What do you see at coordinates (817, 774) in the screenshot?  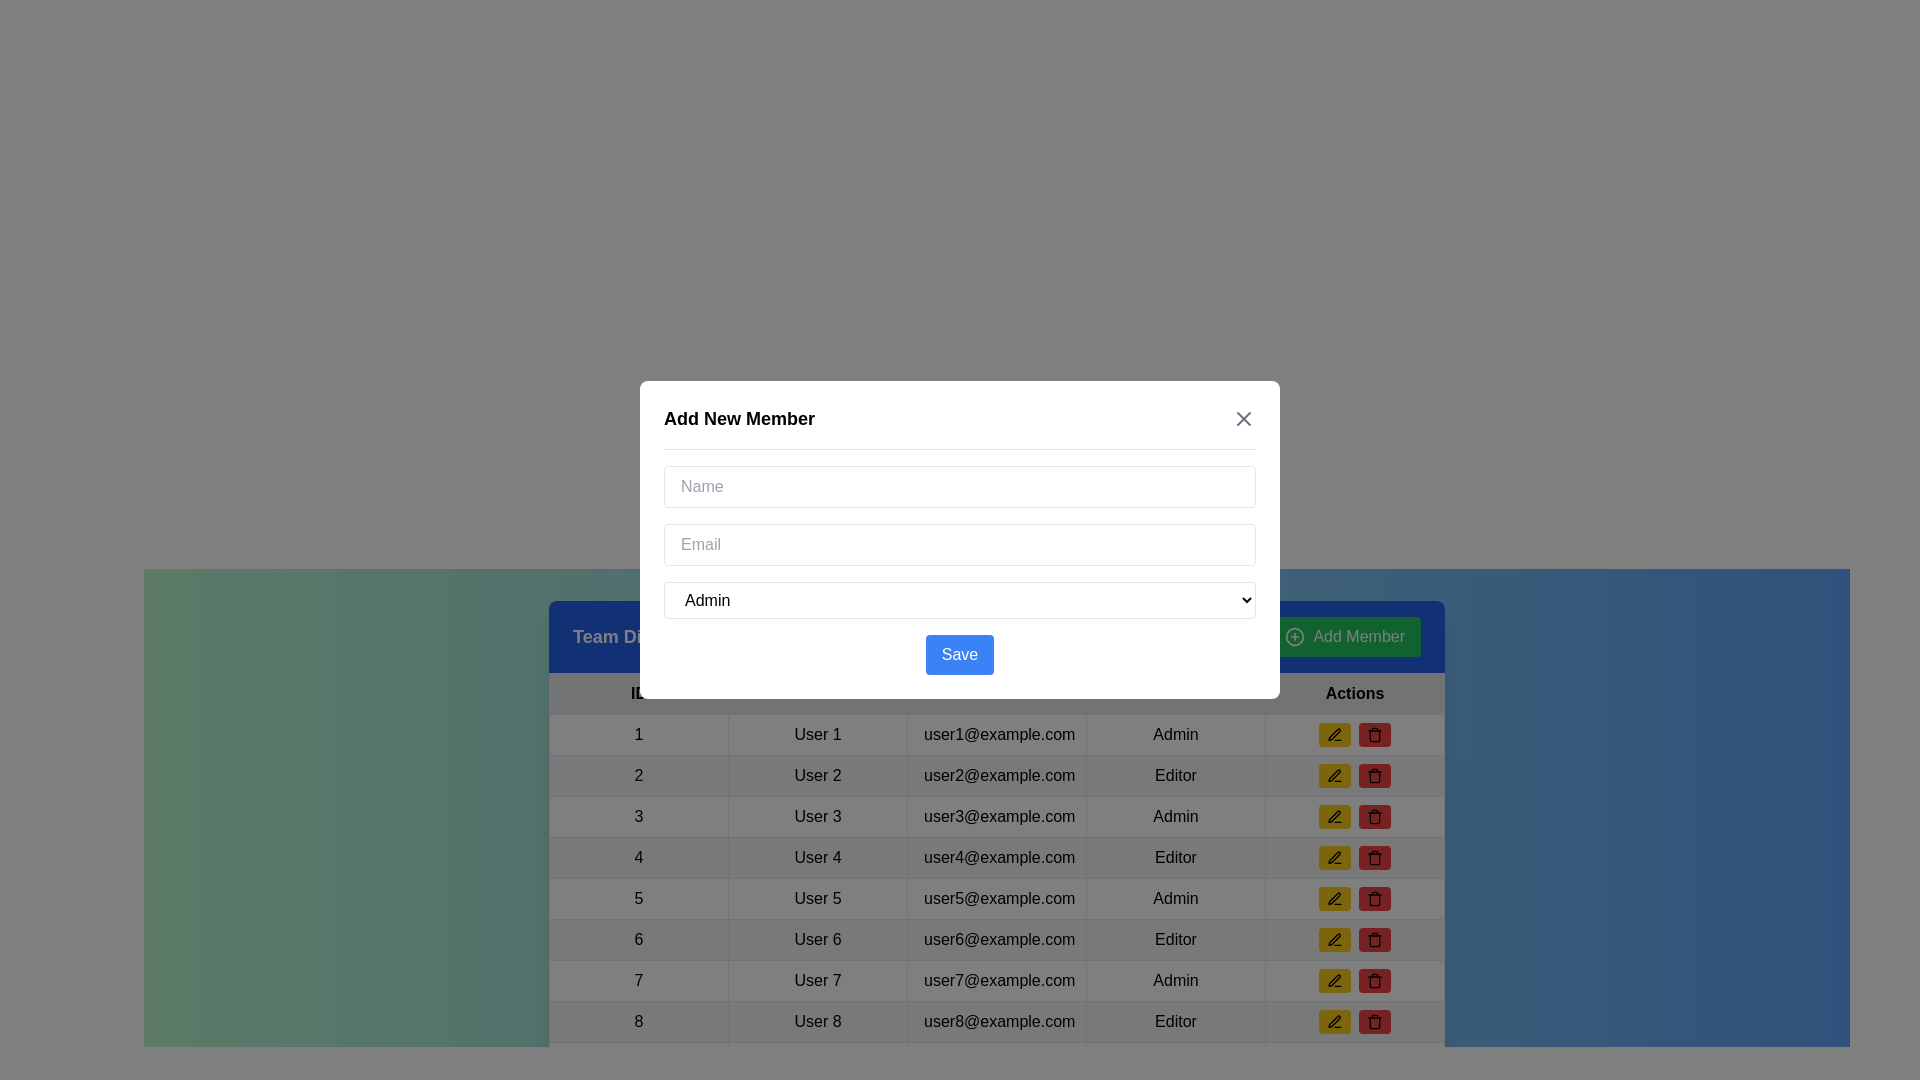 I see `the static text element displaying 'User 2', which is located in the second cell of the second row under the 'Team Details' header in the table` at bounding box center [817, 774].